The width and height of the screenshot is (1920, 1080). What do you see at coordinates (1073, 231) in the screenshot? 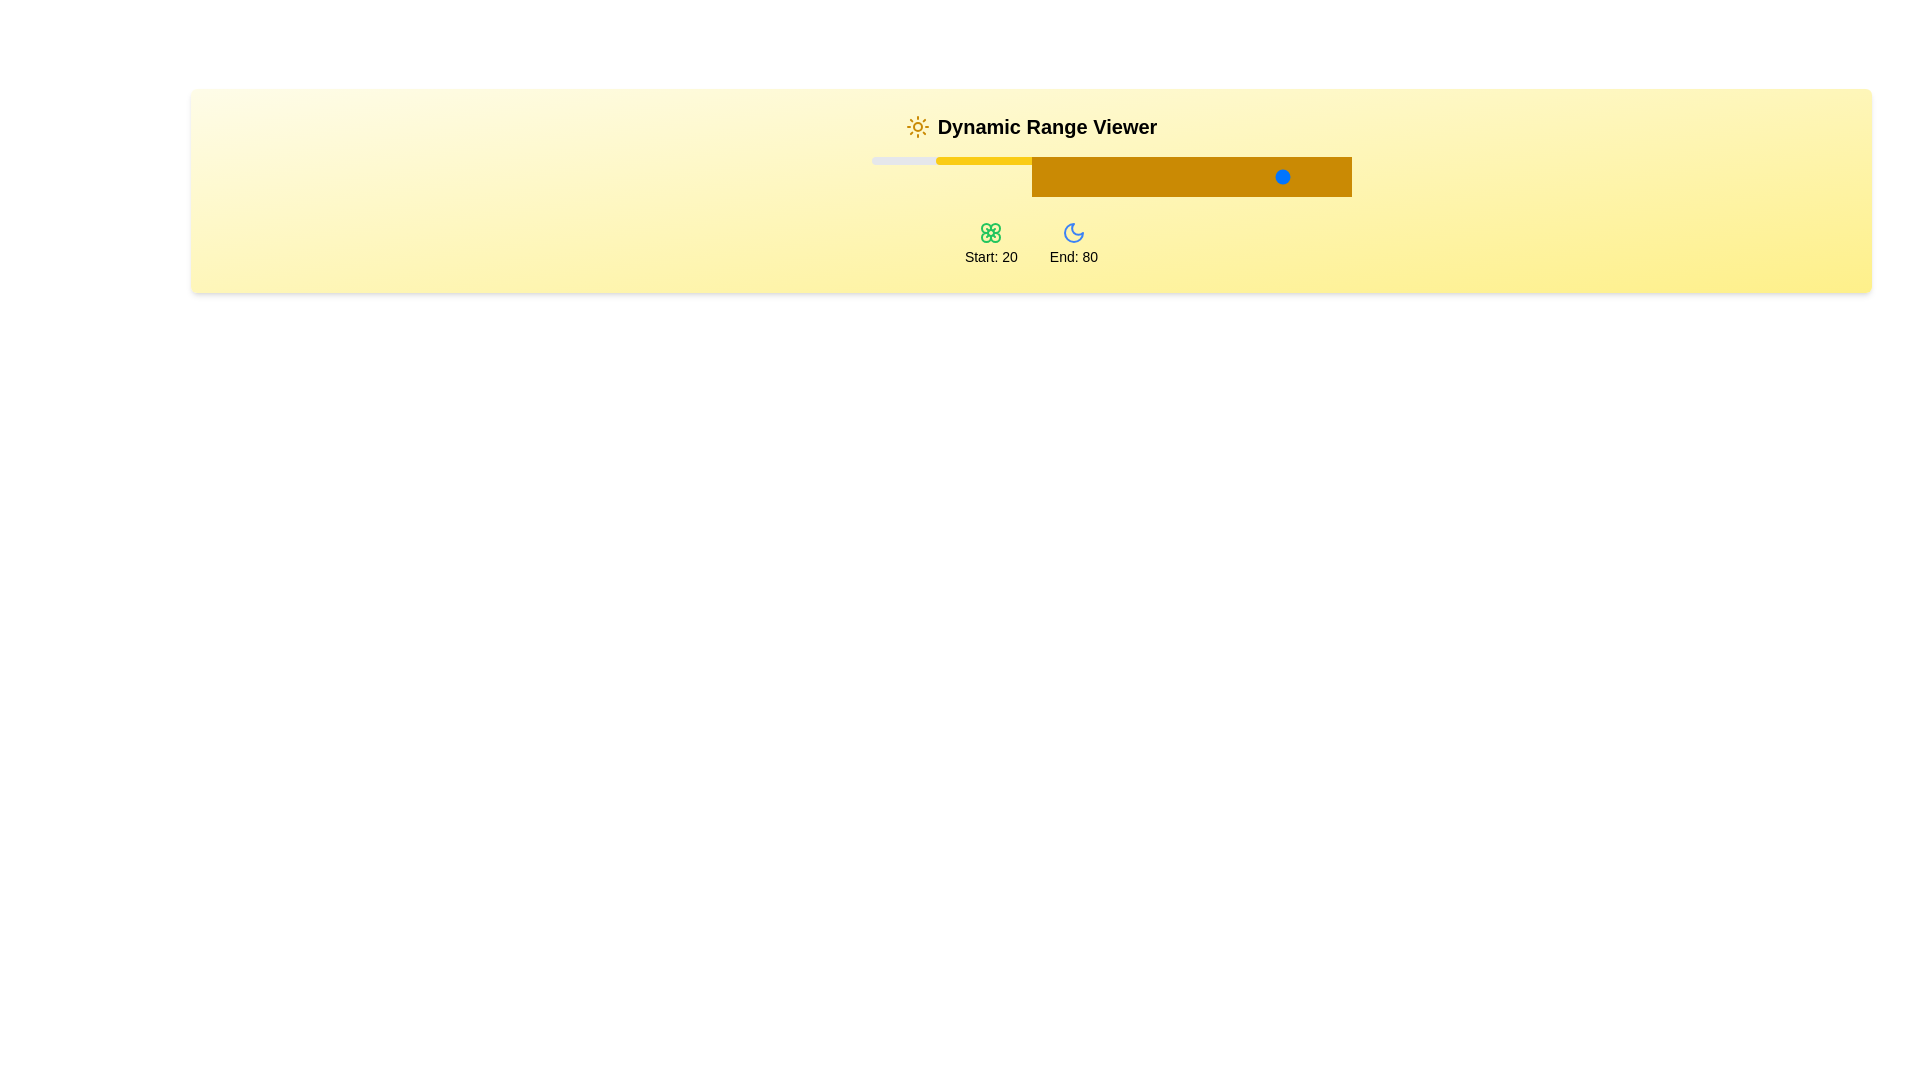
I see `the moon-shaped icon with a blue outline located under the label 'End: 80' in the lower section of the main content area` at bounding box center [1073, 231].